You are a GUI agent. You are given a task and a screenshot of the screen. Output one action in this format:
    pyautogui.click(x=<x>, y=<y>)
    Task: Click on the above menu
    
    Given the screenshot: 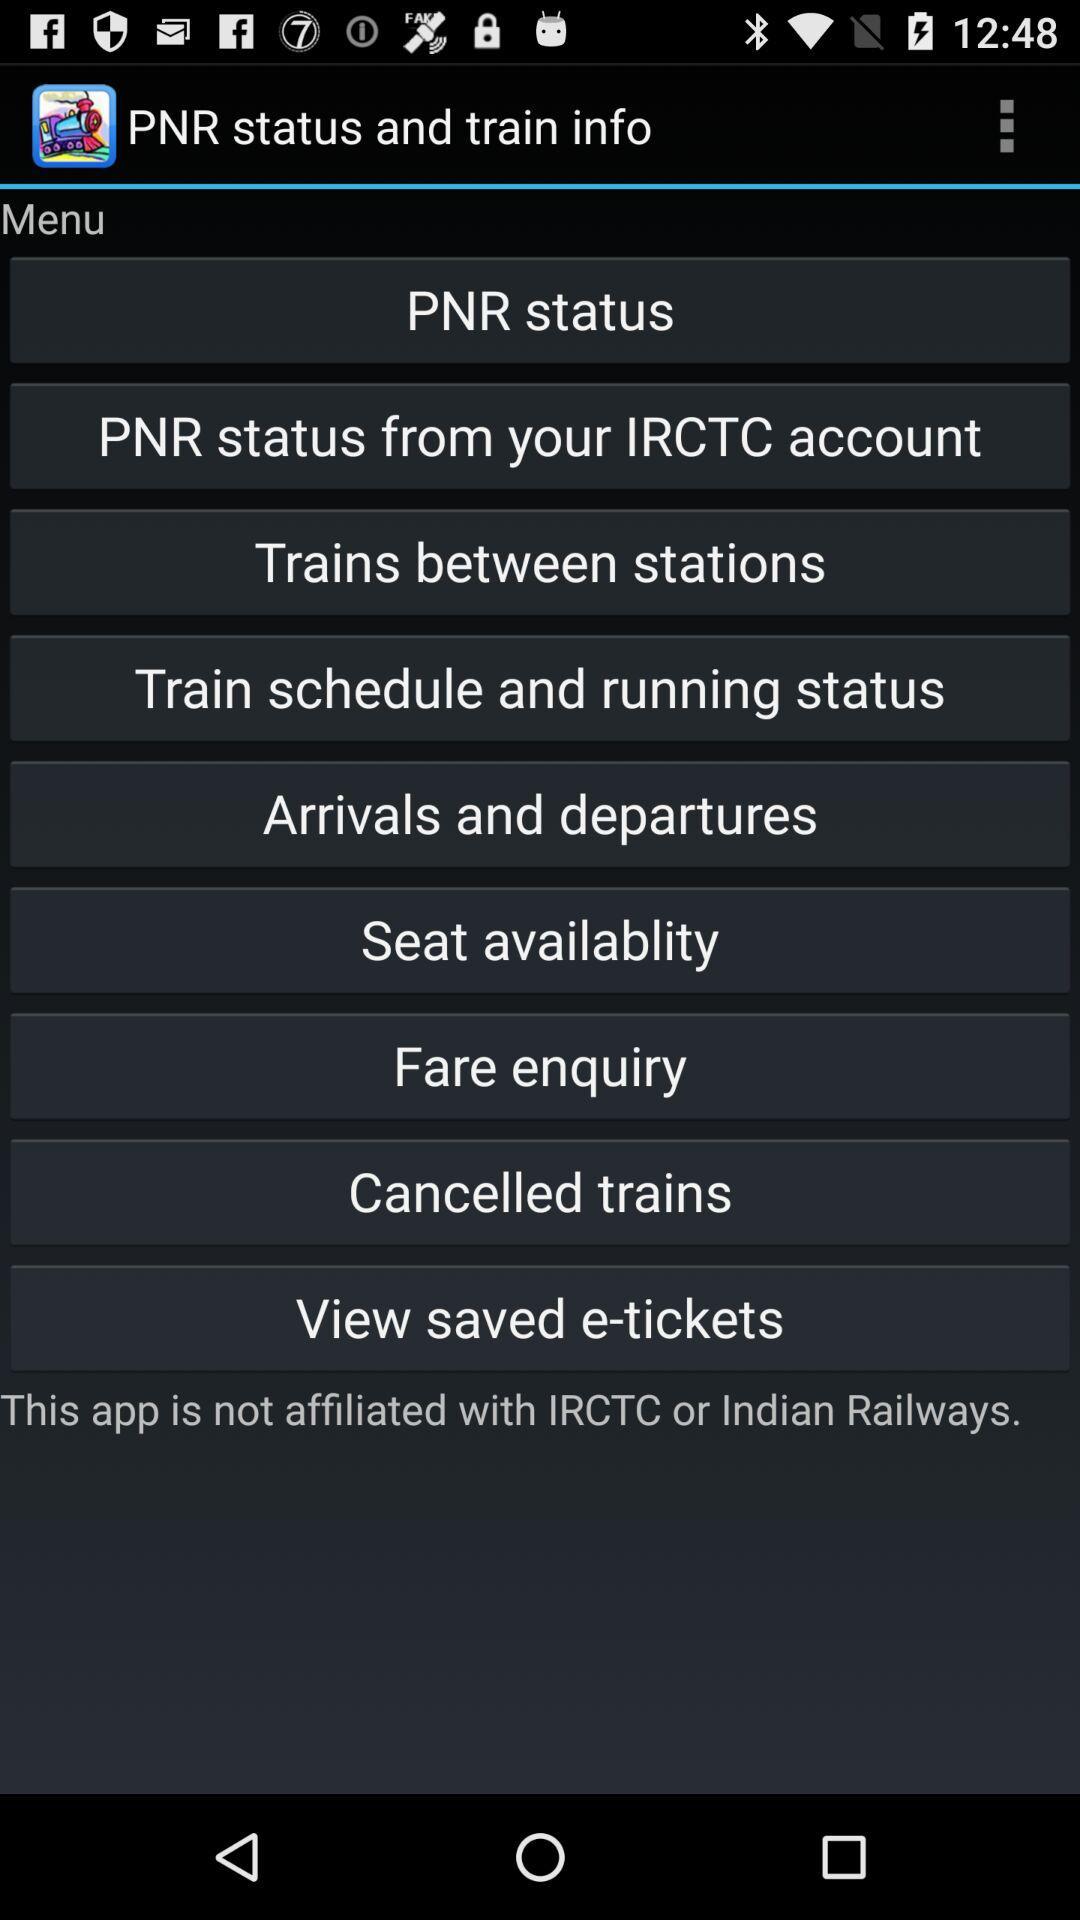 What is the action you would take?
    pyautogui.click(x=72, y=124)
    